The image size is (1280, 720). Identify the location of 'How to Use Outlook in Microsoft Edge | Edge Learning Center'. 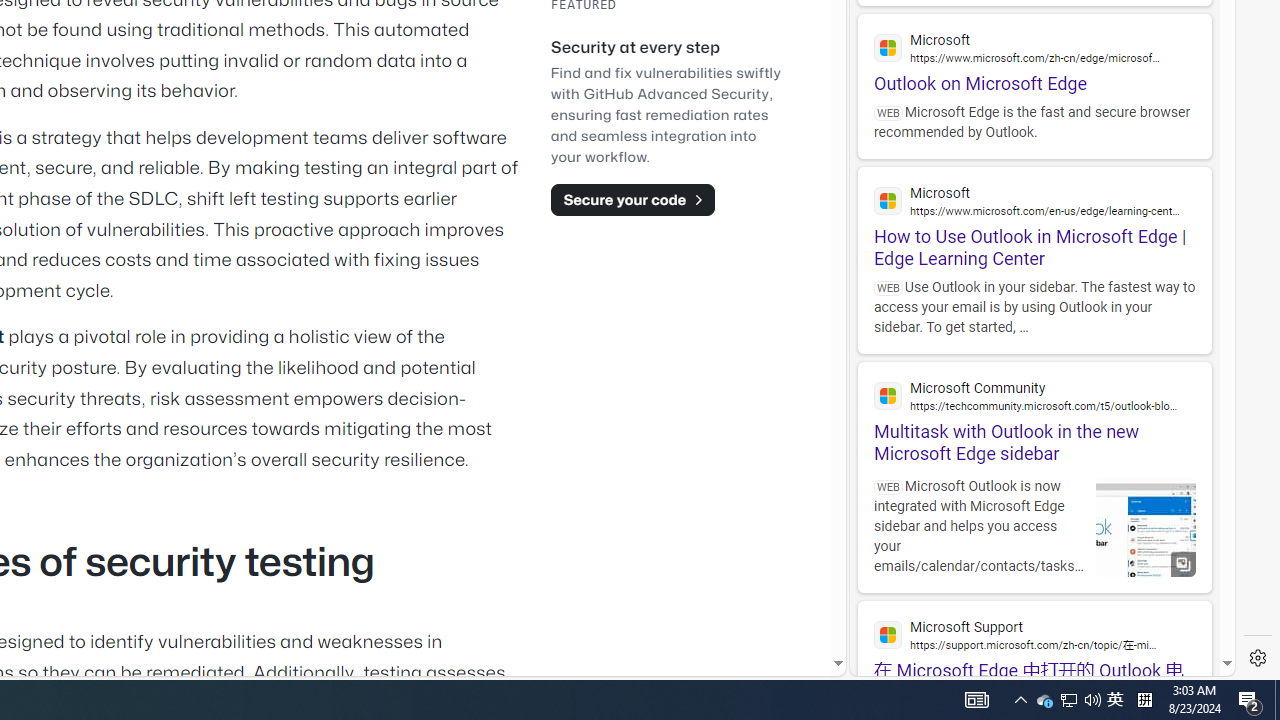
(1034, 218).